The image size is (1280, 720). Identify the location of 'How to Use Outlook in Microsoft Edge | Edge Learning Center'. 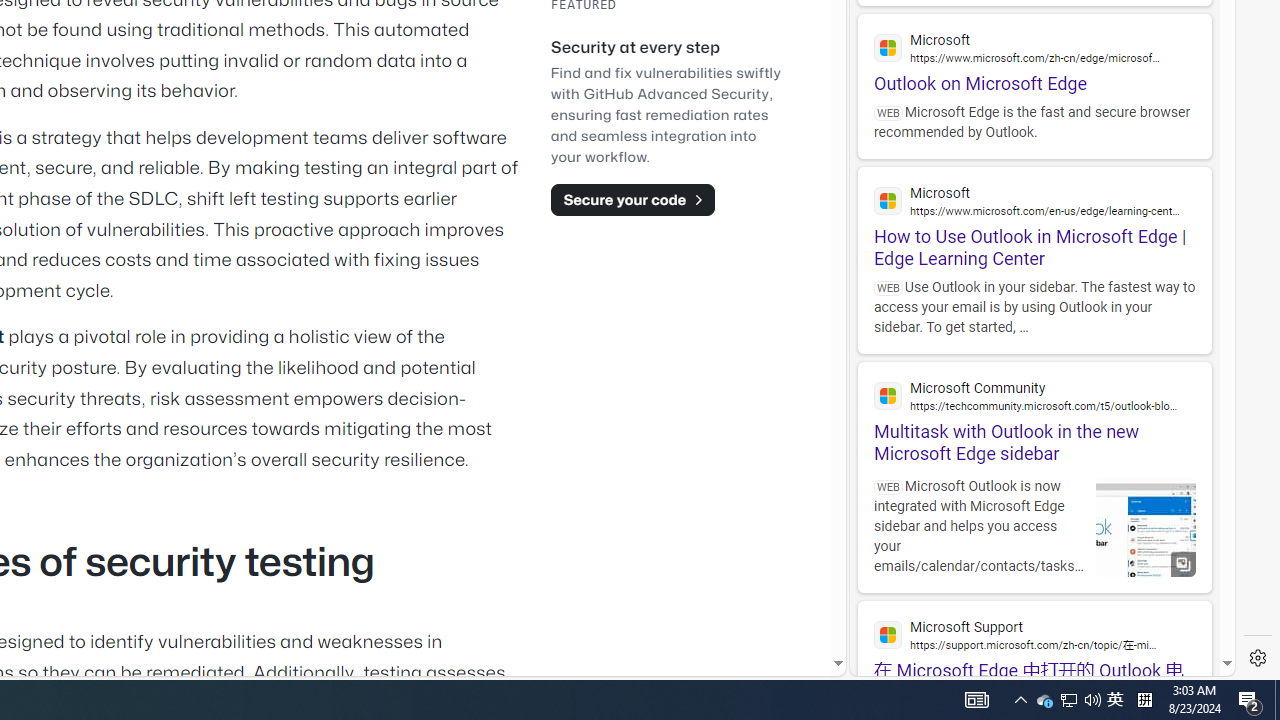
(1034, 218).